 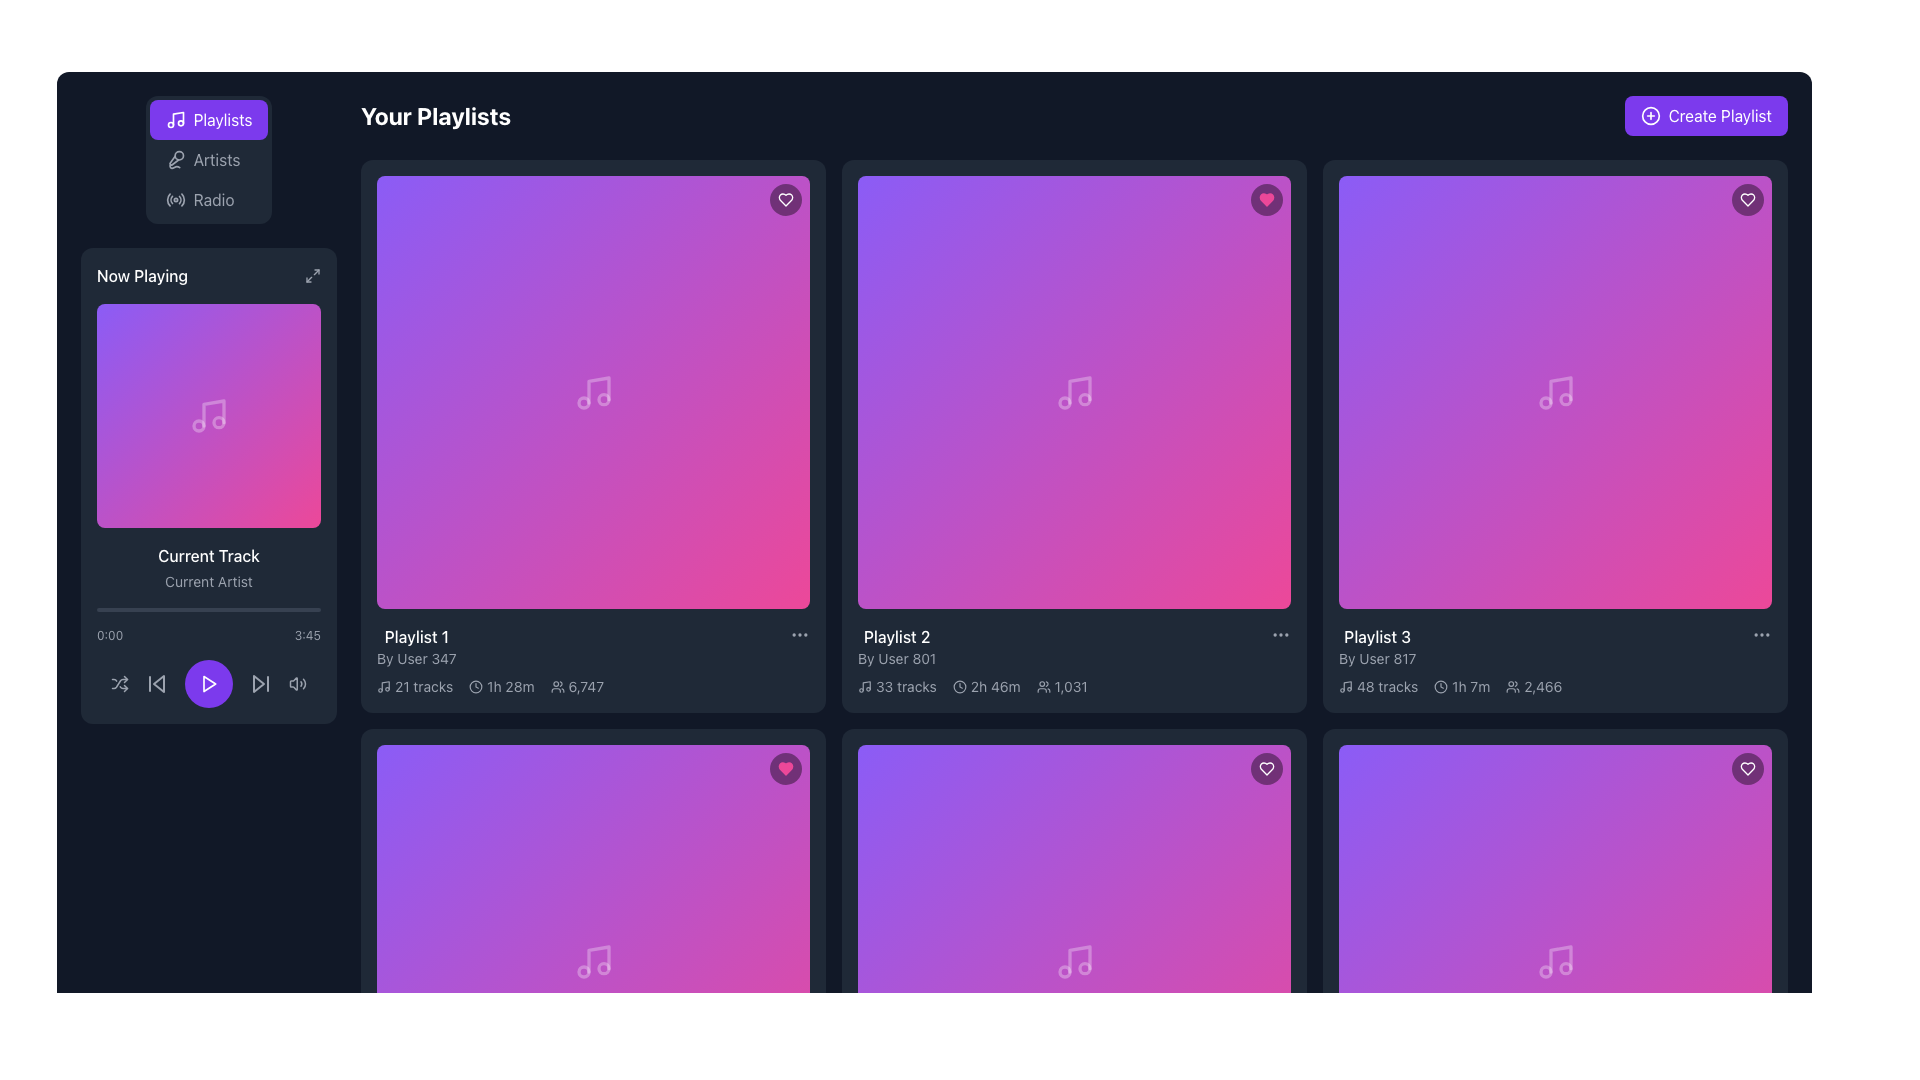 What do you see at coordinates (896, 647) in the screenshot?
I see `the text label that displays the title and author of the second playlist in the grid, located in the second column and first row beneath the card preview image` at bounding box center [896, 647].